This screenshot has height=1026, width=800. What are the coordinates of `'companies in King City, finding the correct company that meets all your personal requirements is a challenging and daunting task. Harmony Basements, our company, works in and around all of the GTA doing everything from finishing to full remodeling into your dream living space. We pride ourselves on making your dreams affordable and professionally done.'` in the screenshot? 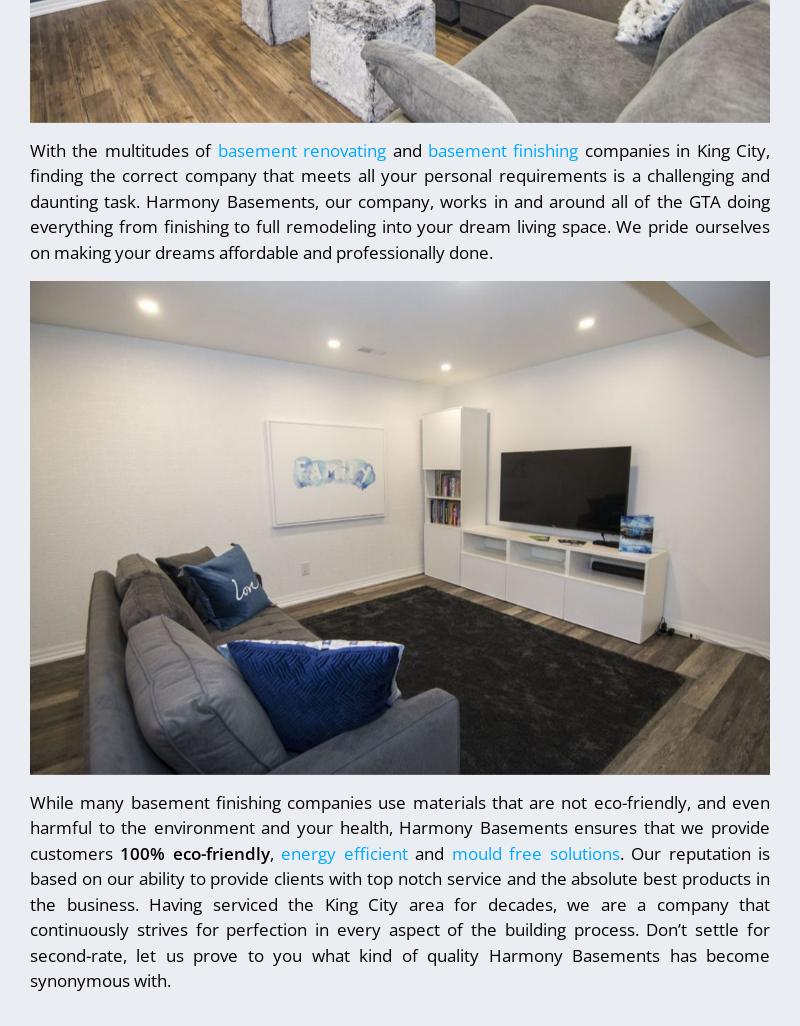 It's located at (400, 199).